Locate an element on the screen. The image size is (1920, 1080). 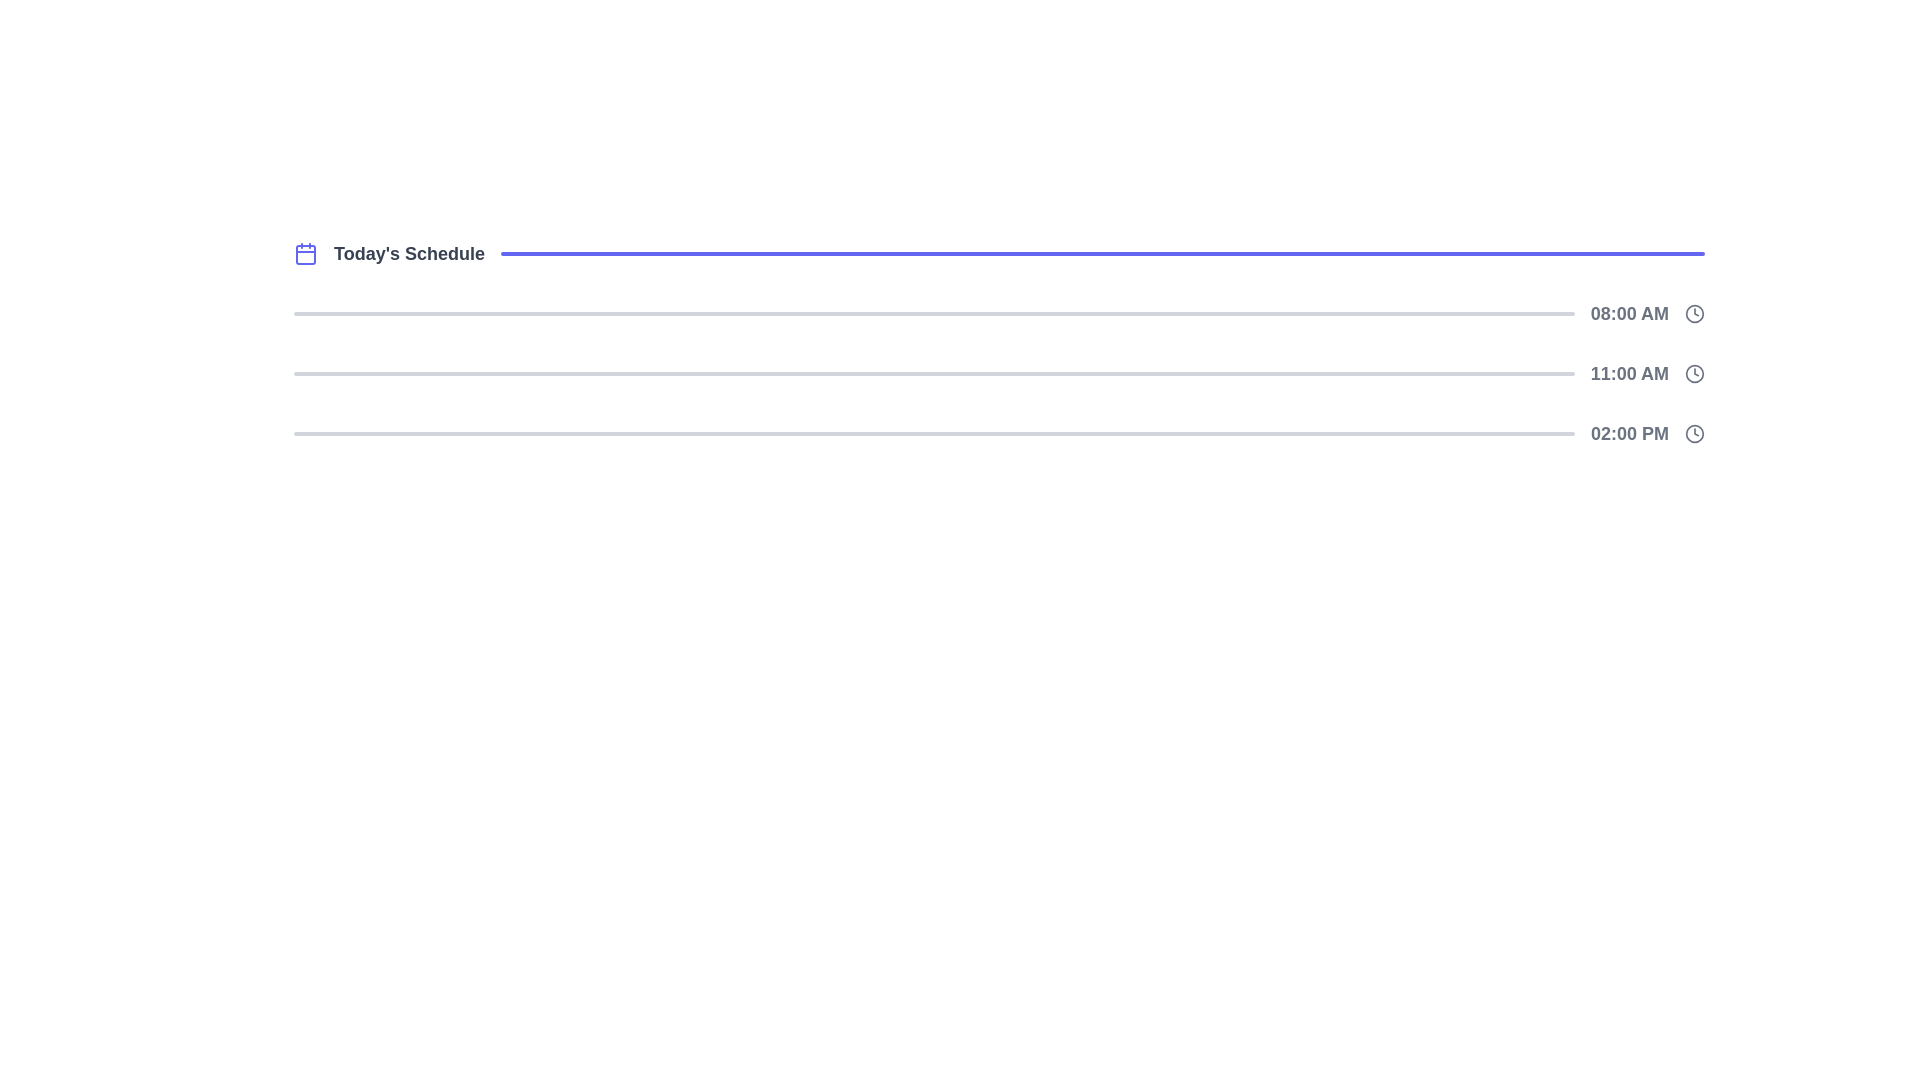
the icon that signifies the purpose of the 'Today's Schedule' section, located to the left of the title is located at coordinates (305, 253).